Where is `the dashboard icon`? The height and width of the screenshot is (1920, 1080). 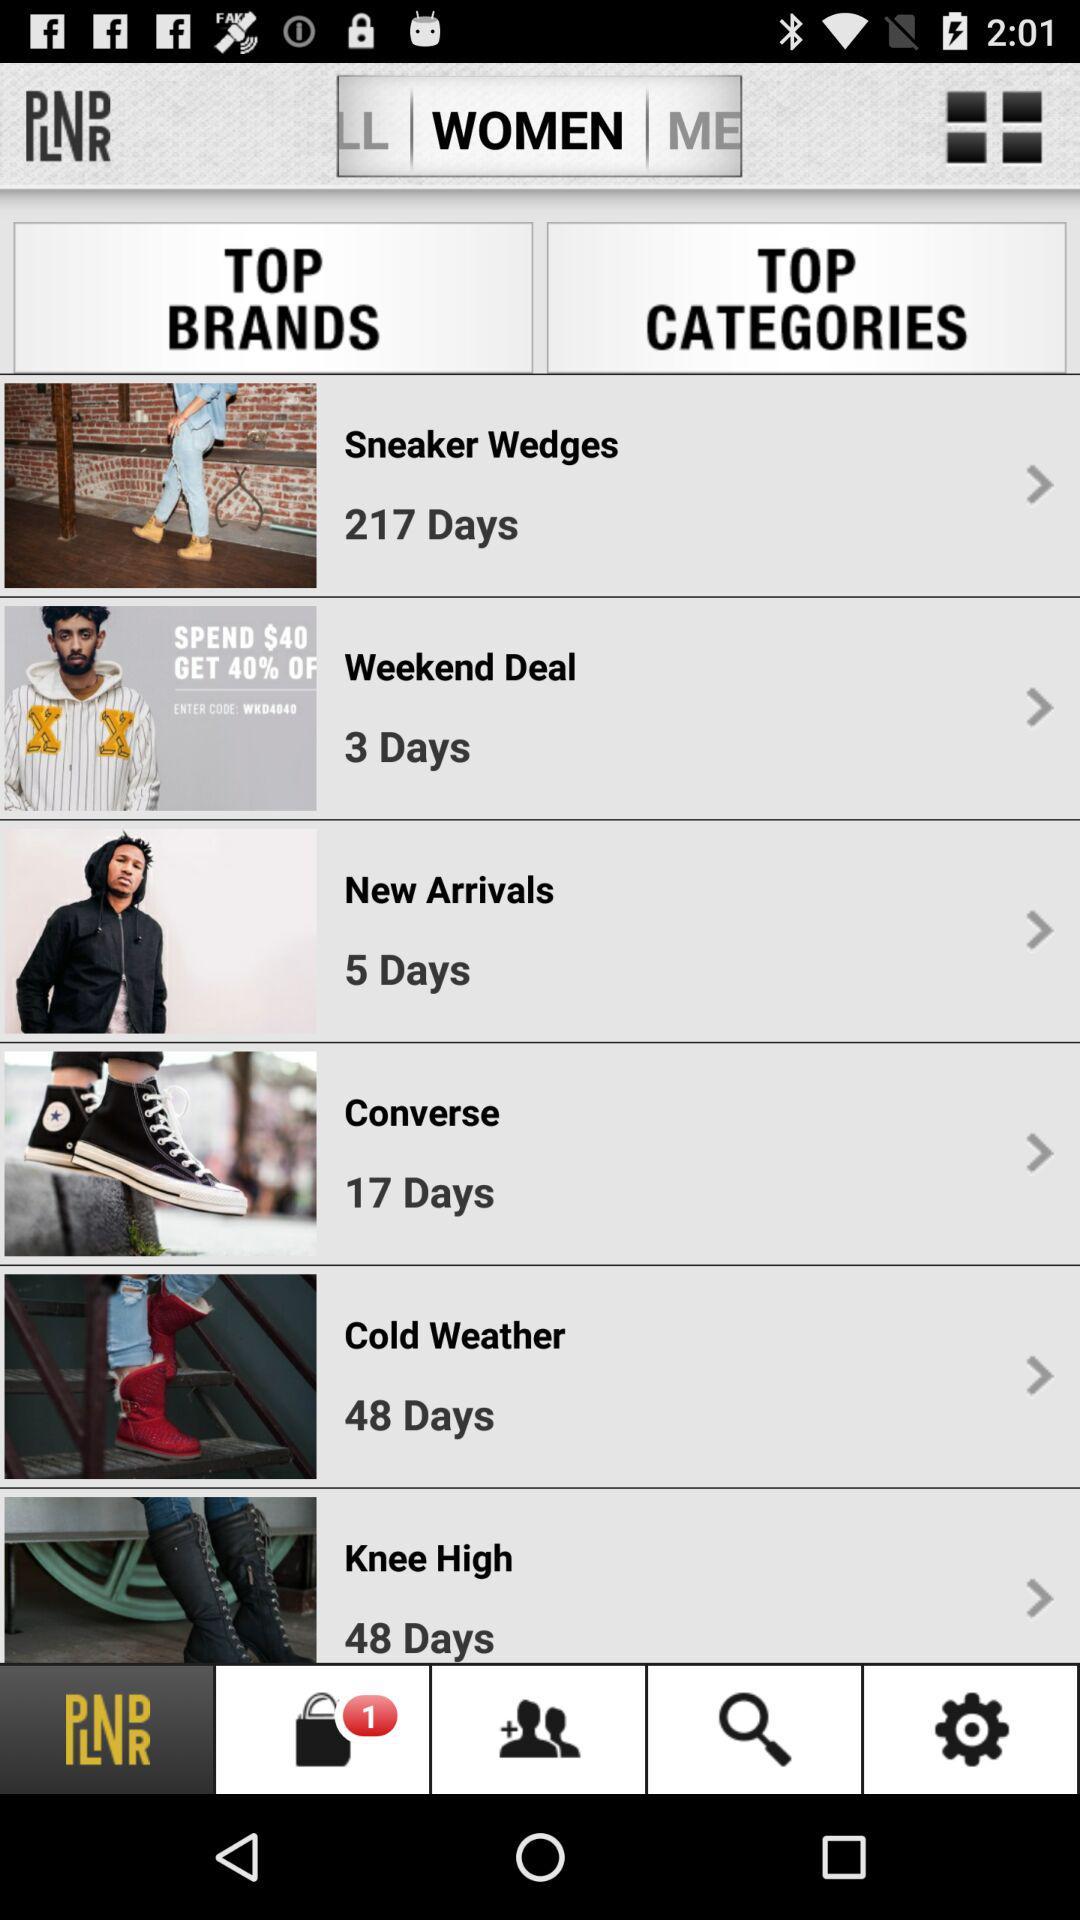 the dashboard icon is located at coordinates (994, 136).